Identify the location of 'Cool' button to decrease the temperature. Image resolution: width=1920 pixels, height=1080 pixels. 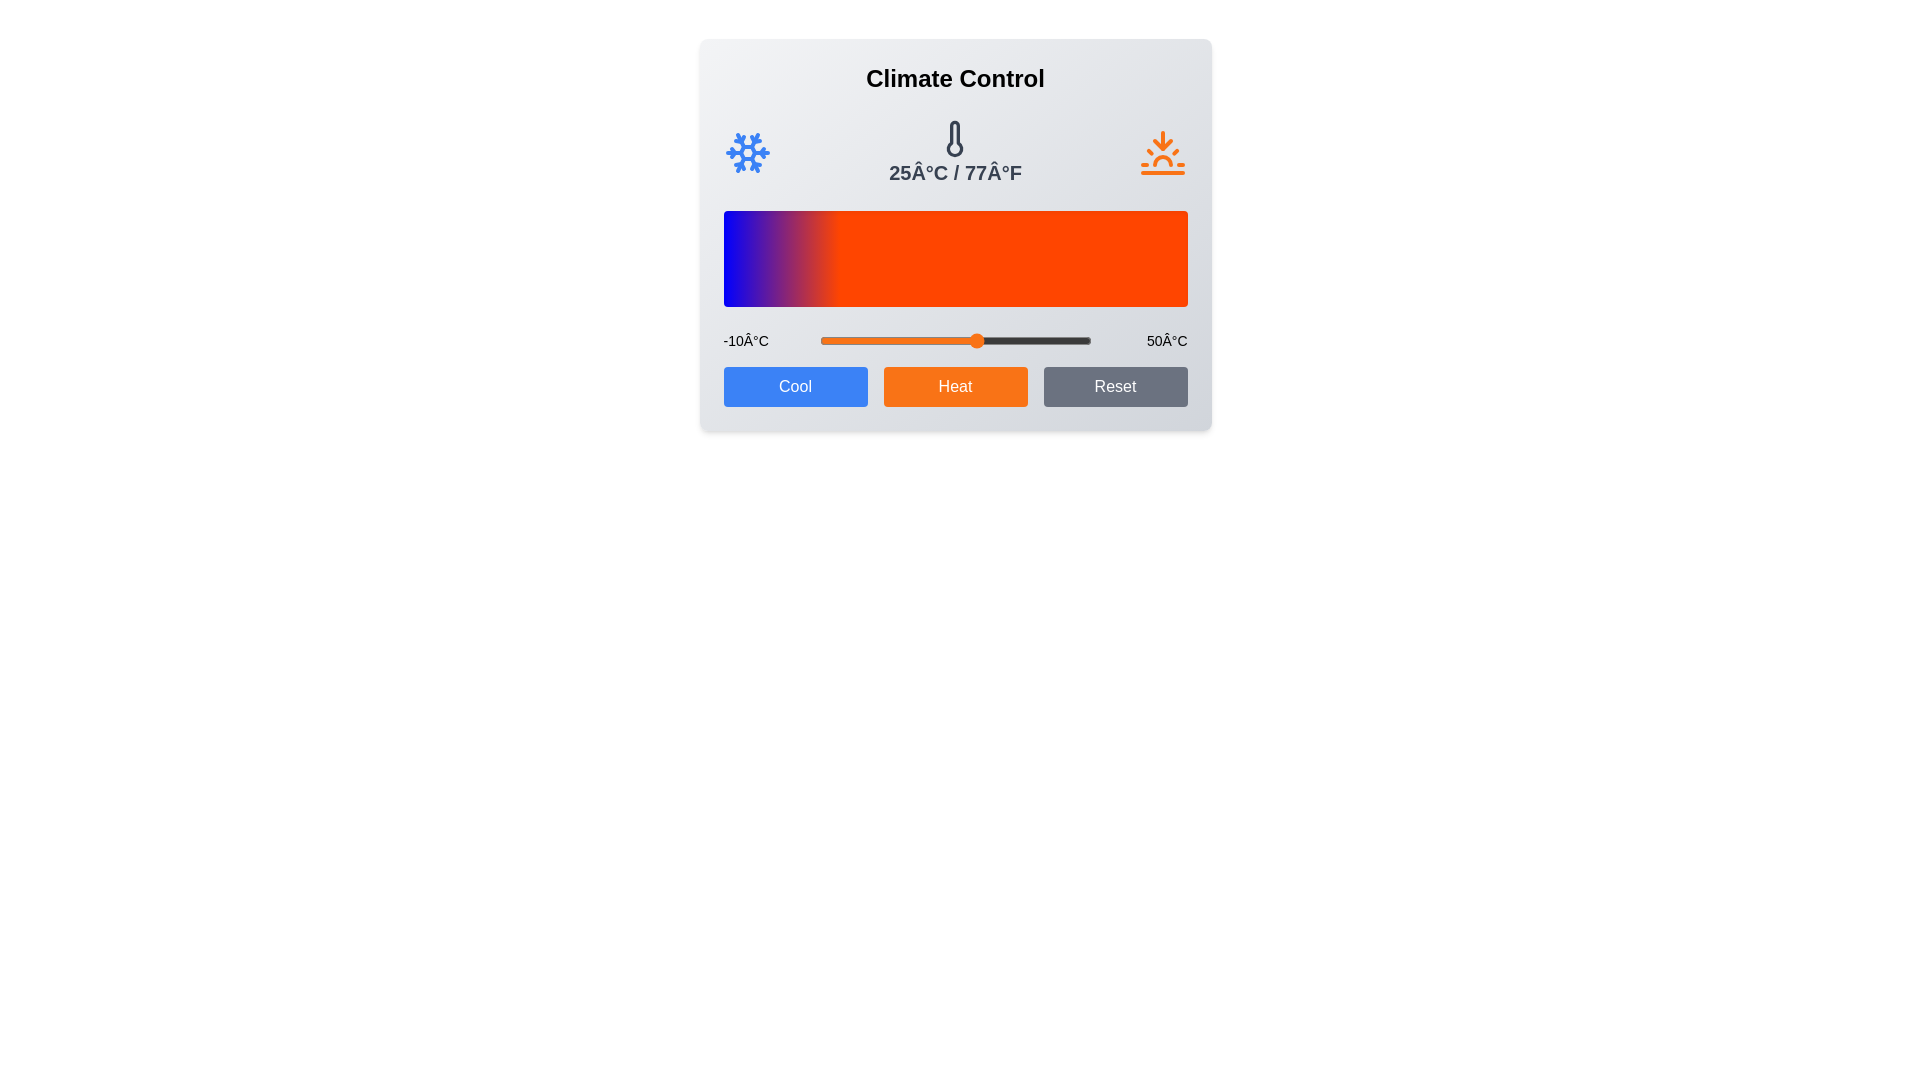
(794, 386).